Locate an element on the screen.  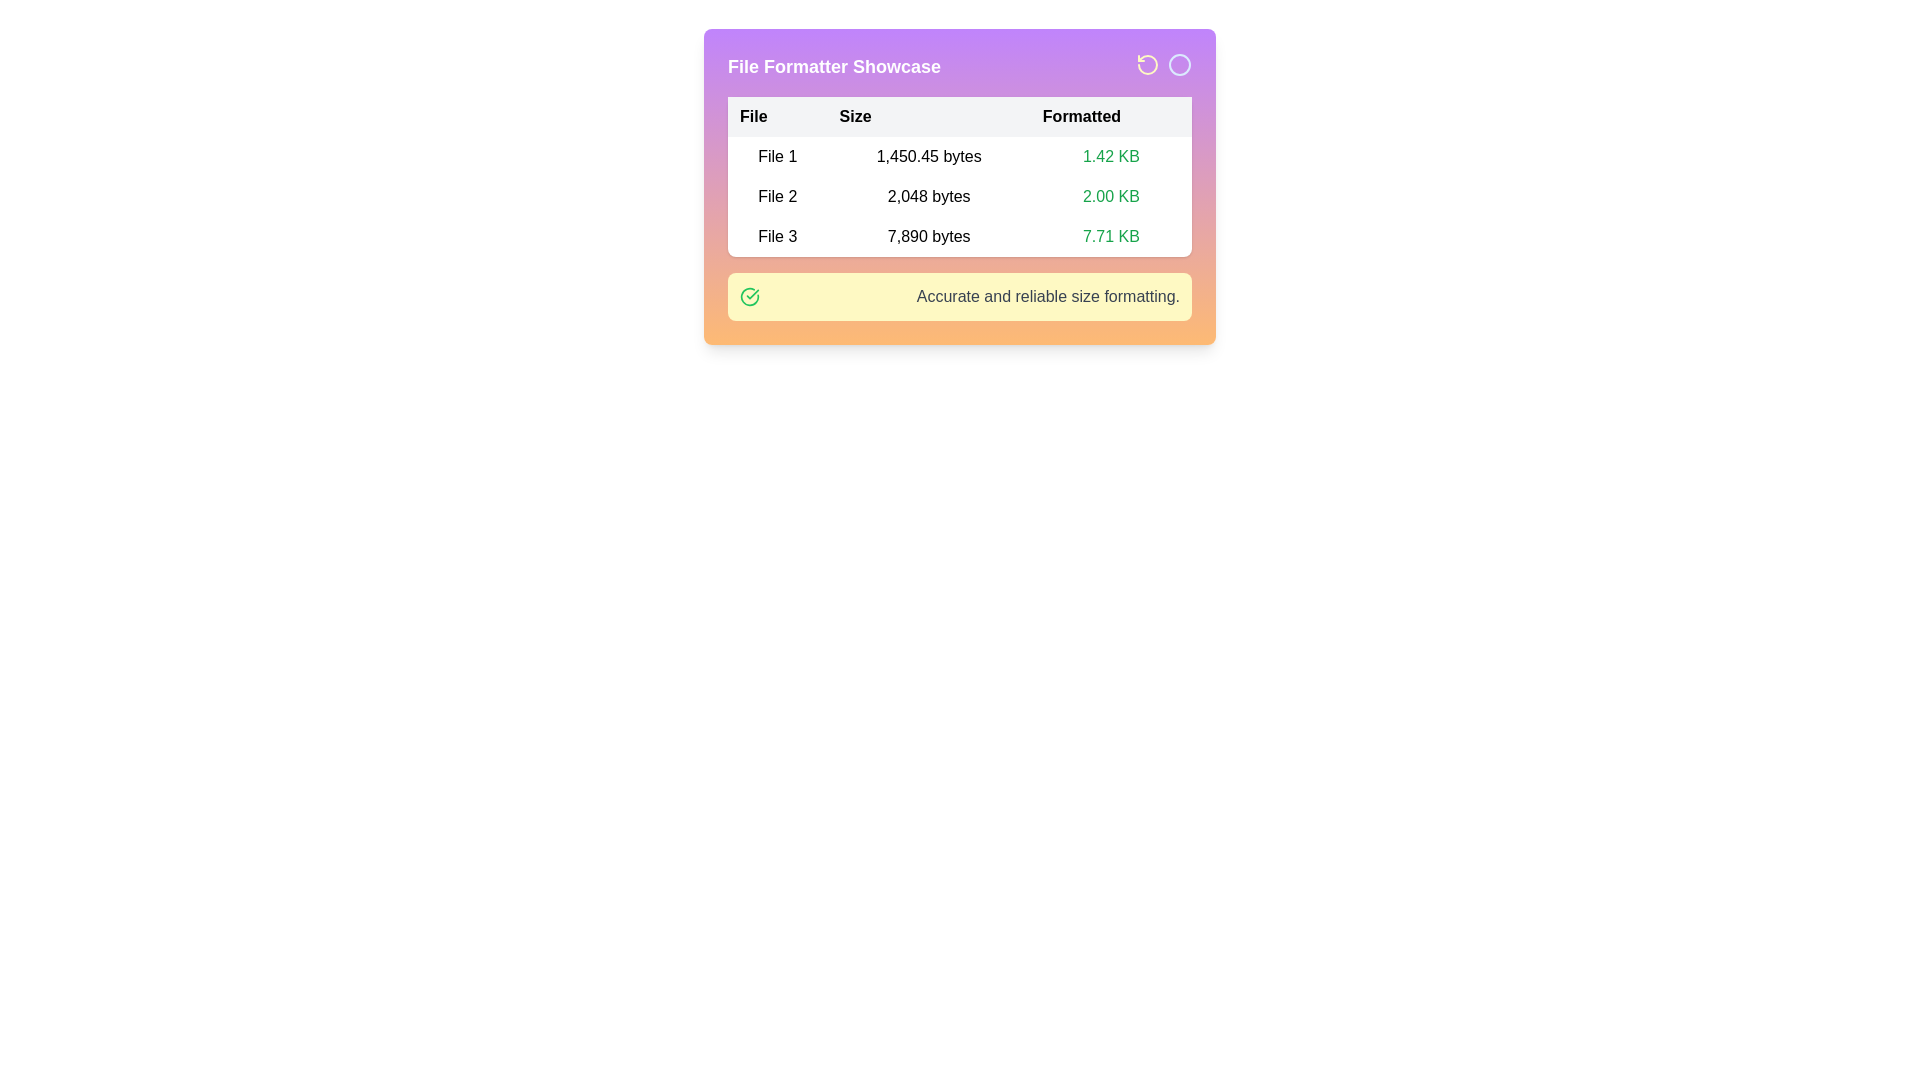
the 'File 3' text label in the first column of the table, which is displayed in plain black text on a white background, located under the 'File' header is located at coordinates (776, 235).